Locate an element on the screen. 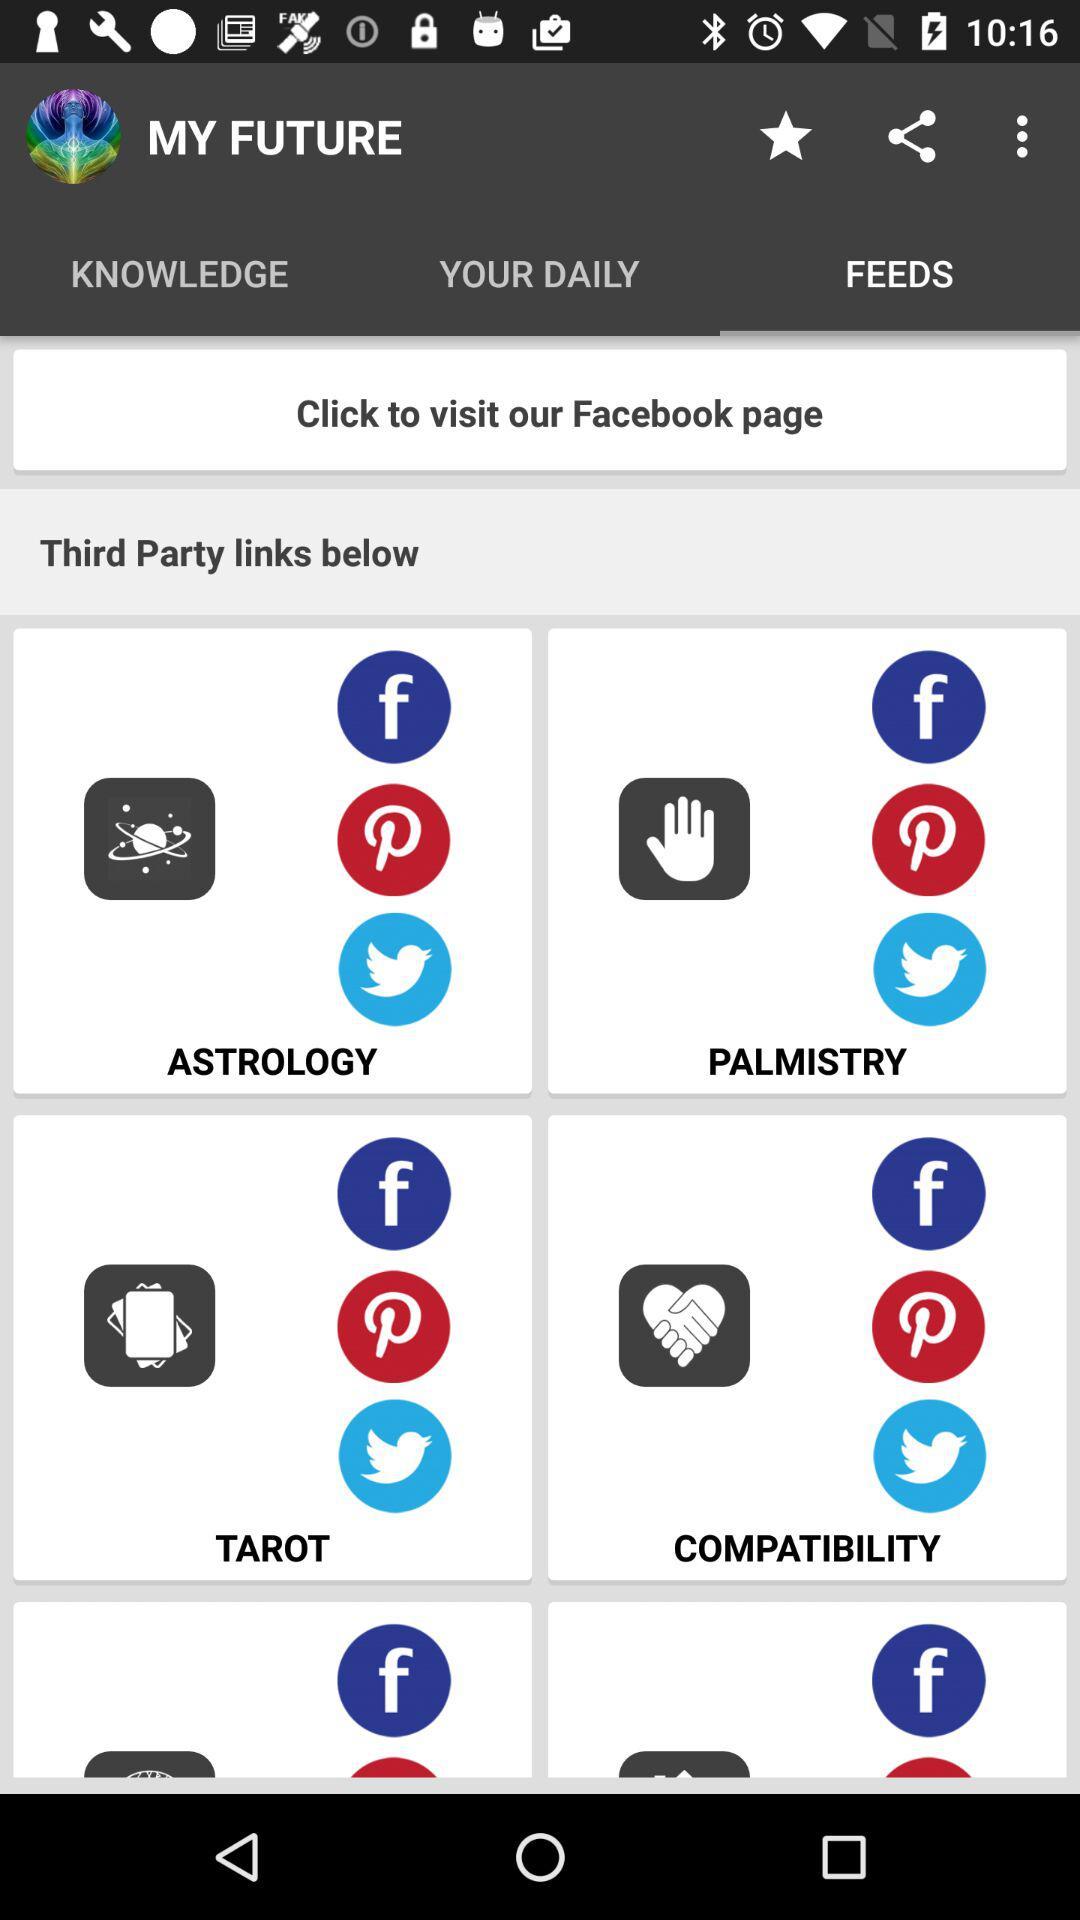 The height and width of the screenshot is (1920, 1080). share is located at coordinates (911, 135).